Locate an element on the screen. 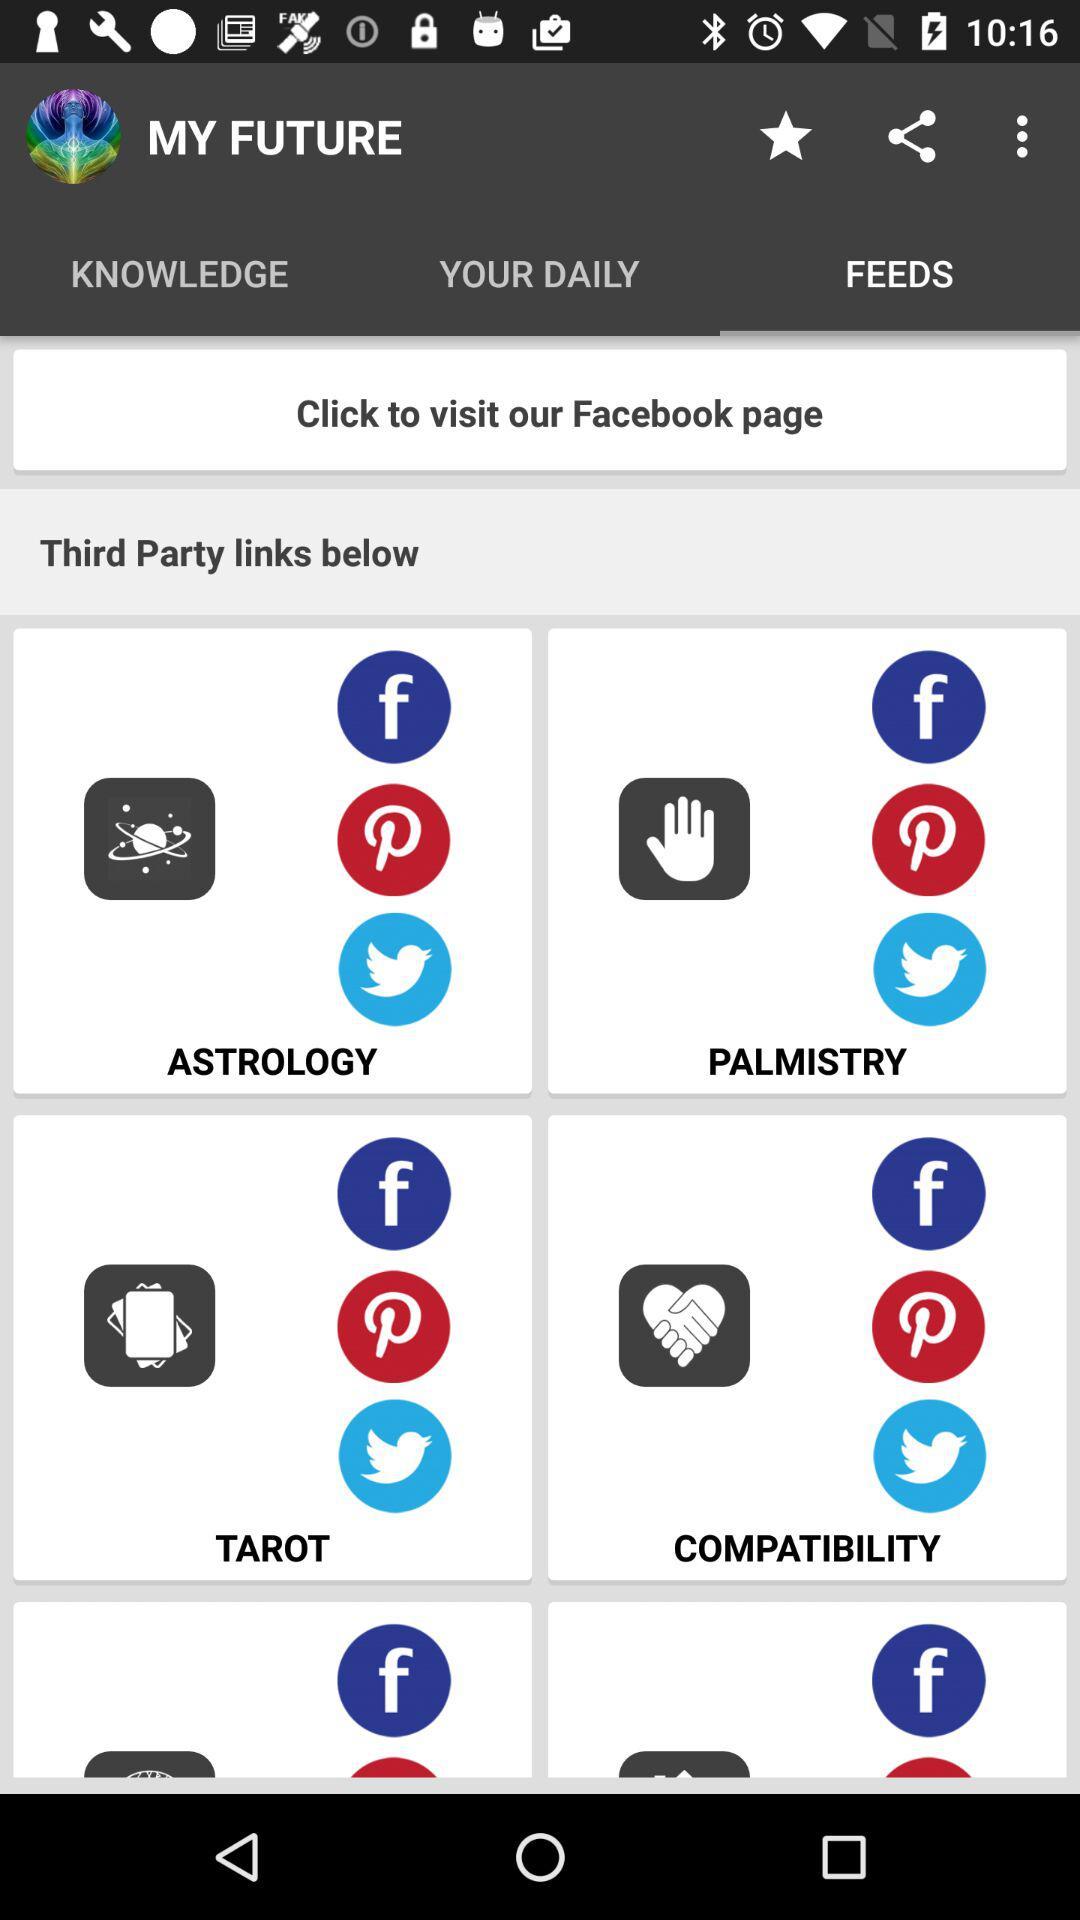 The height and width of the screenshot is (1920, 1080). share is located at coordinates (911, 135).